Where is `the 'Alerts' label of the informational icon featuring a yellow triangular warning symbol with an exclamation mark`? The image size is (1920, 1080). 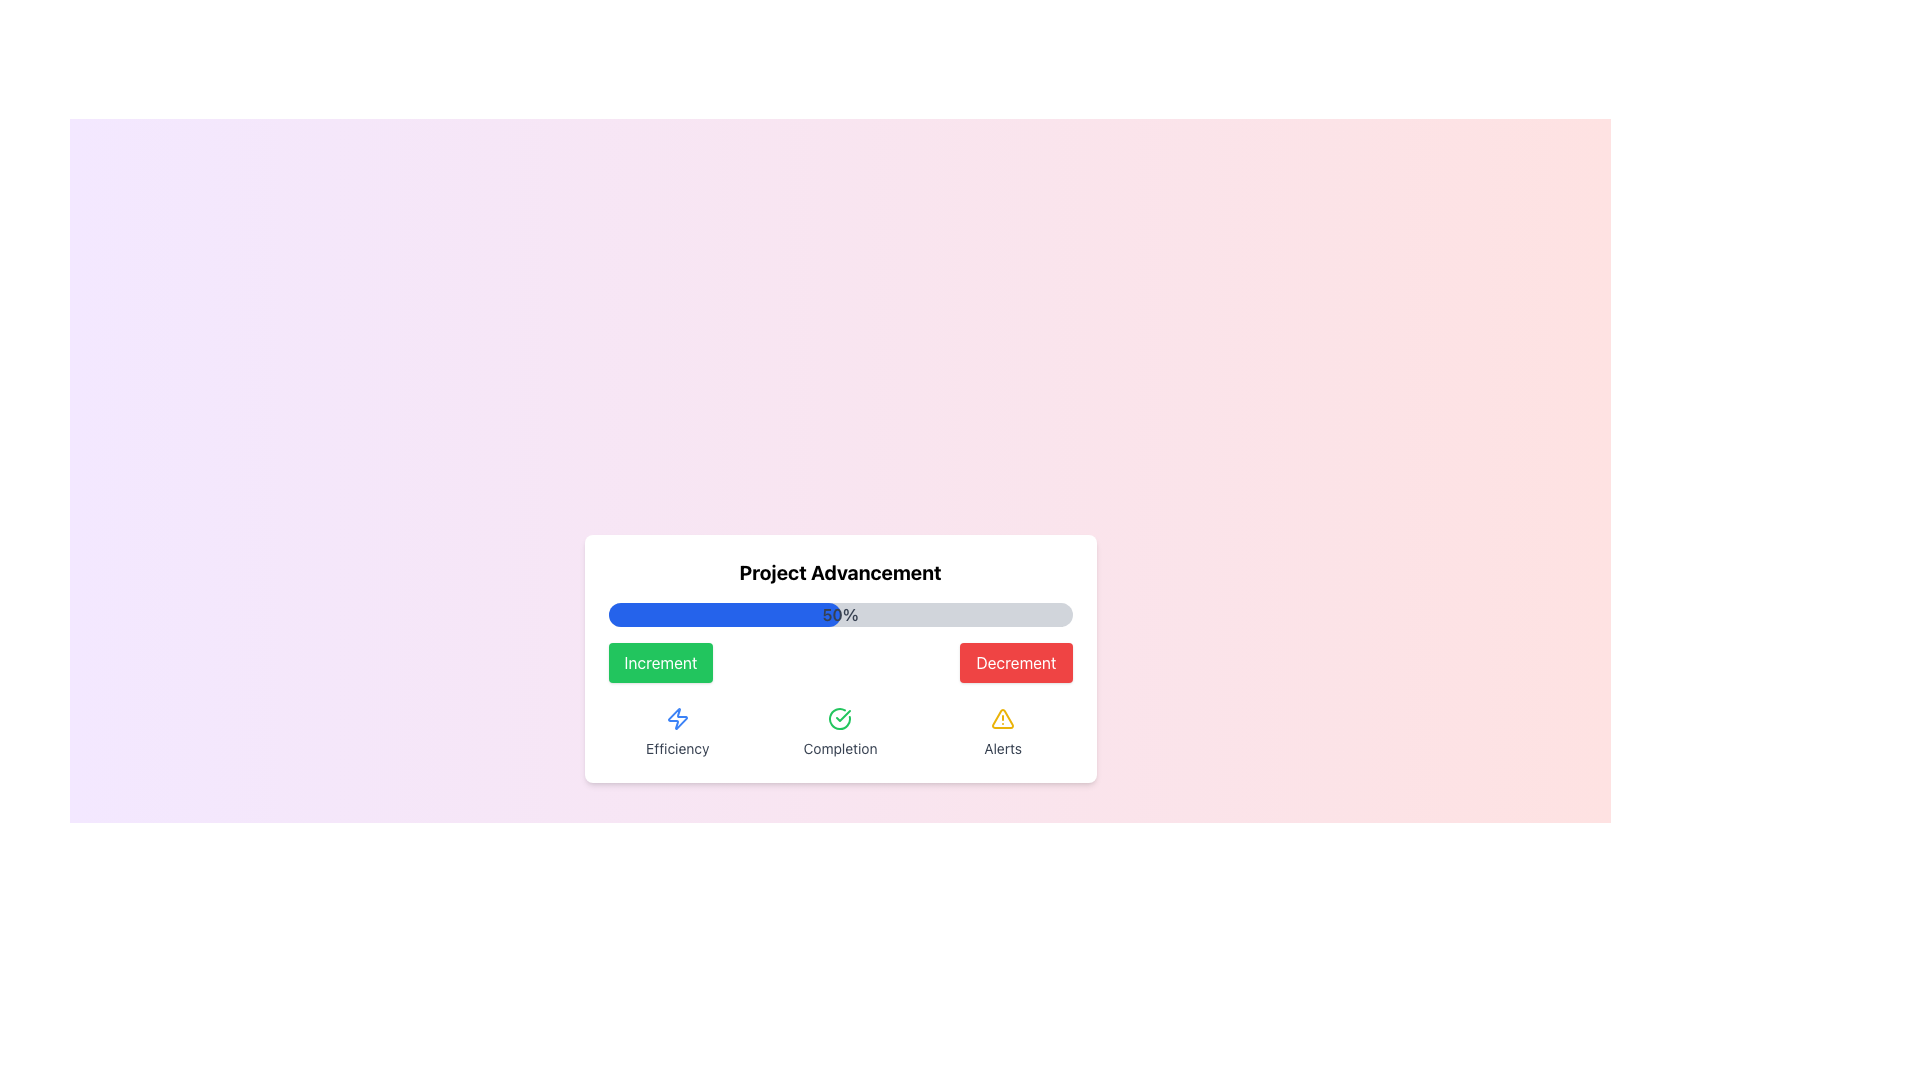
the 'Alerts' label of the informational icon featuring a yellow triangular warning symbol with an exclamation mark is located at coordinates (1003, 732).